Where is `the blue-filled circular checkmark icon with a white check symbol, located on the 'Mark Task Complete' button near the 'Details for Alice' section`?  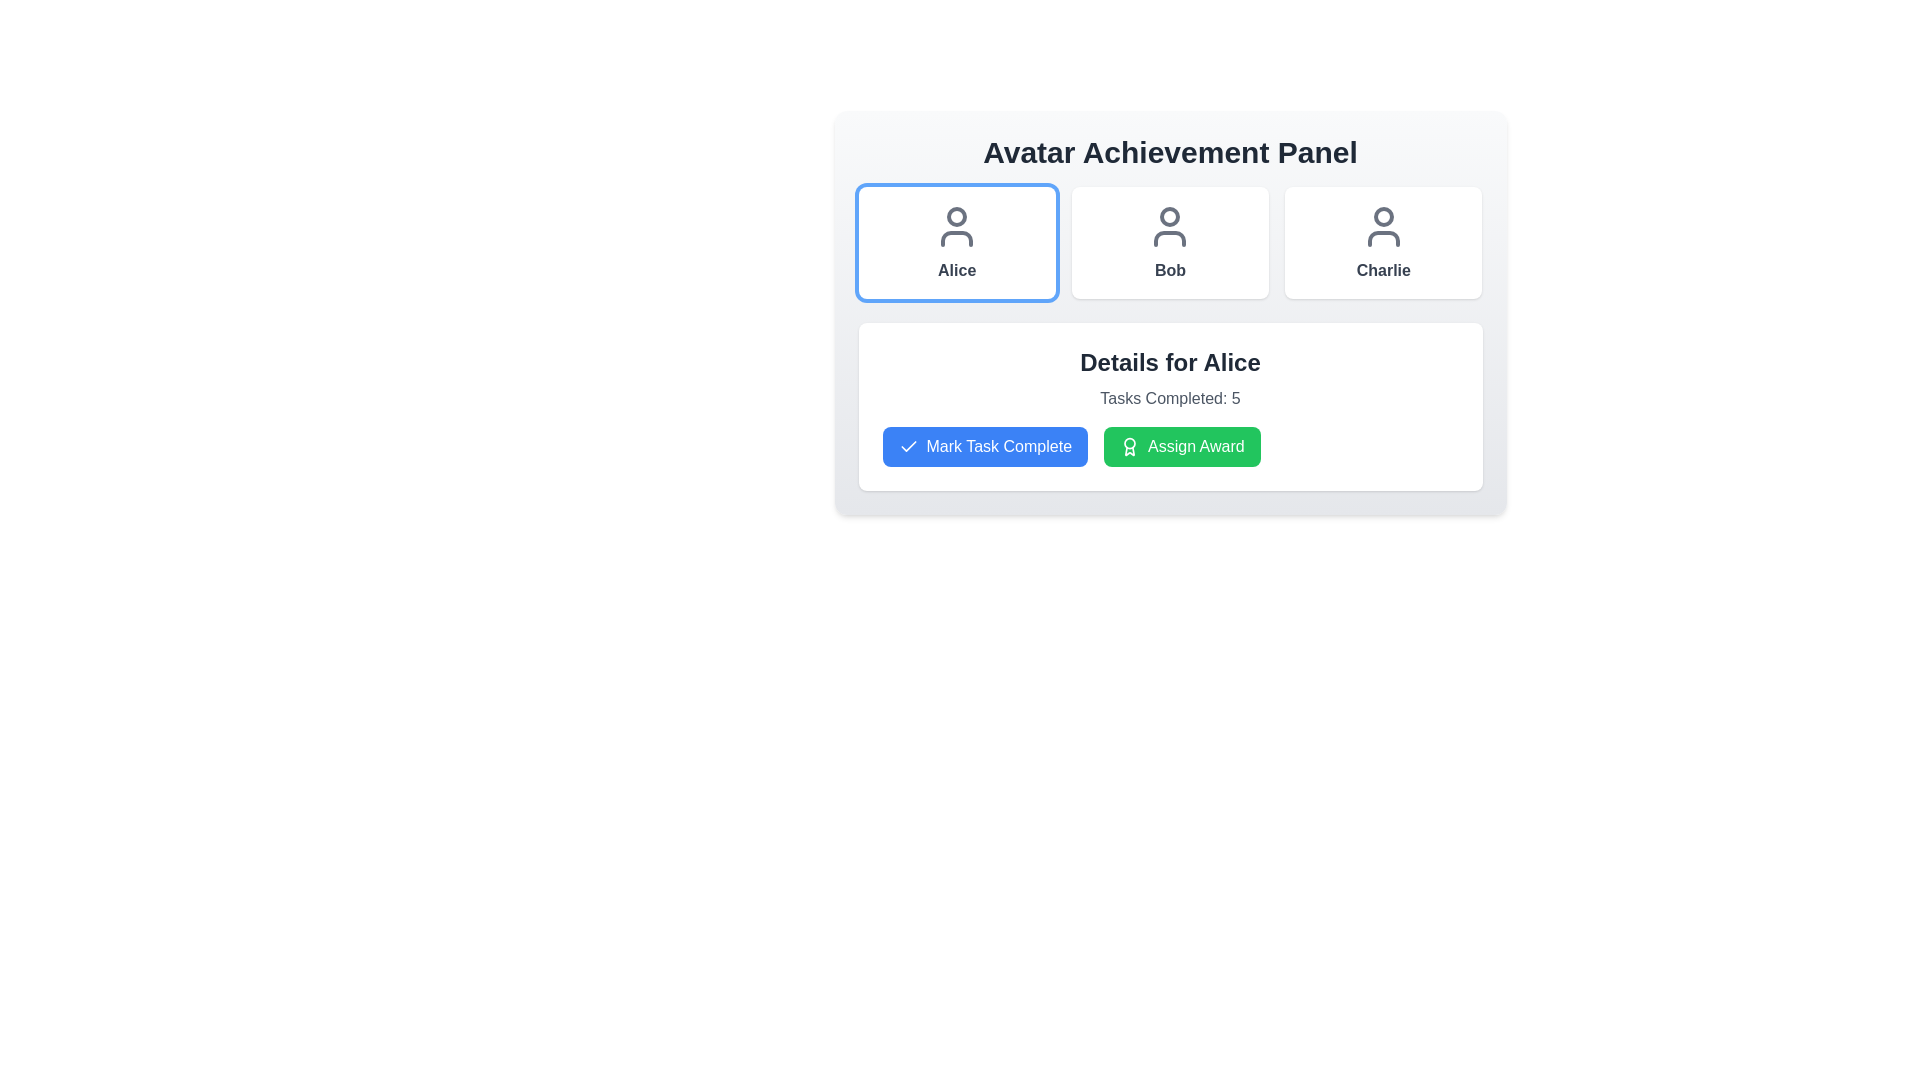 the blue-filled circular checkmark icon with a white check symbol, located on the 'Mark Task Complete' button near the 'Details for Alice' section is located at coordinates (907, 446).